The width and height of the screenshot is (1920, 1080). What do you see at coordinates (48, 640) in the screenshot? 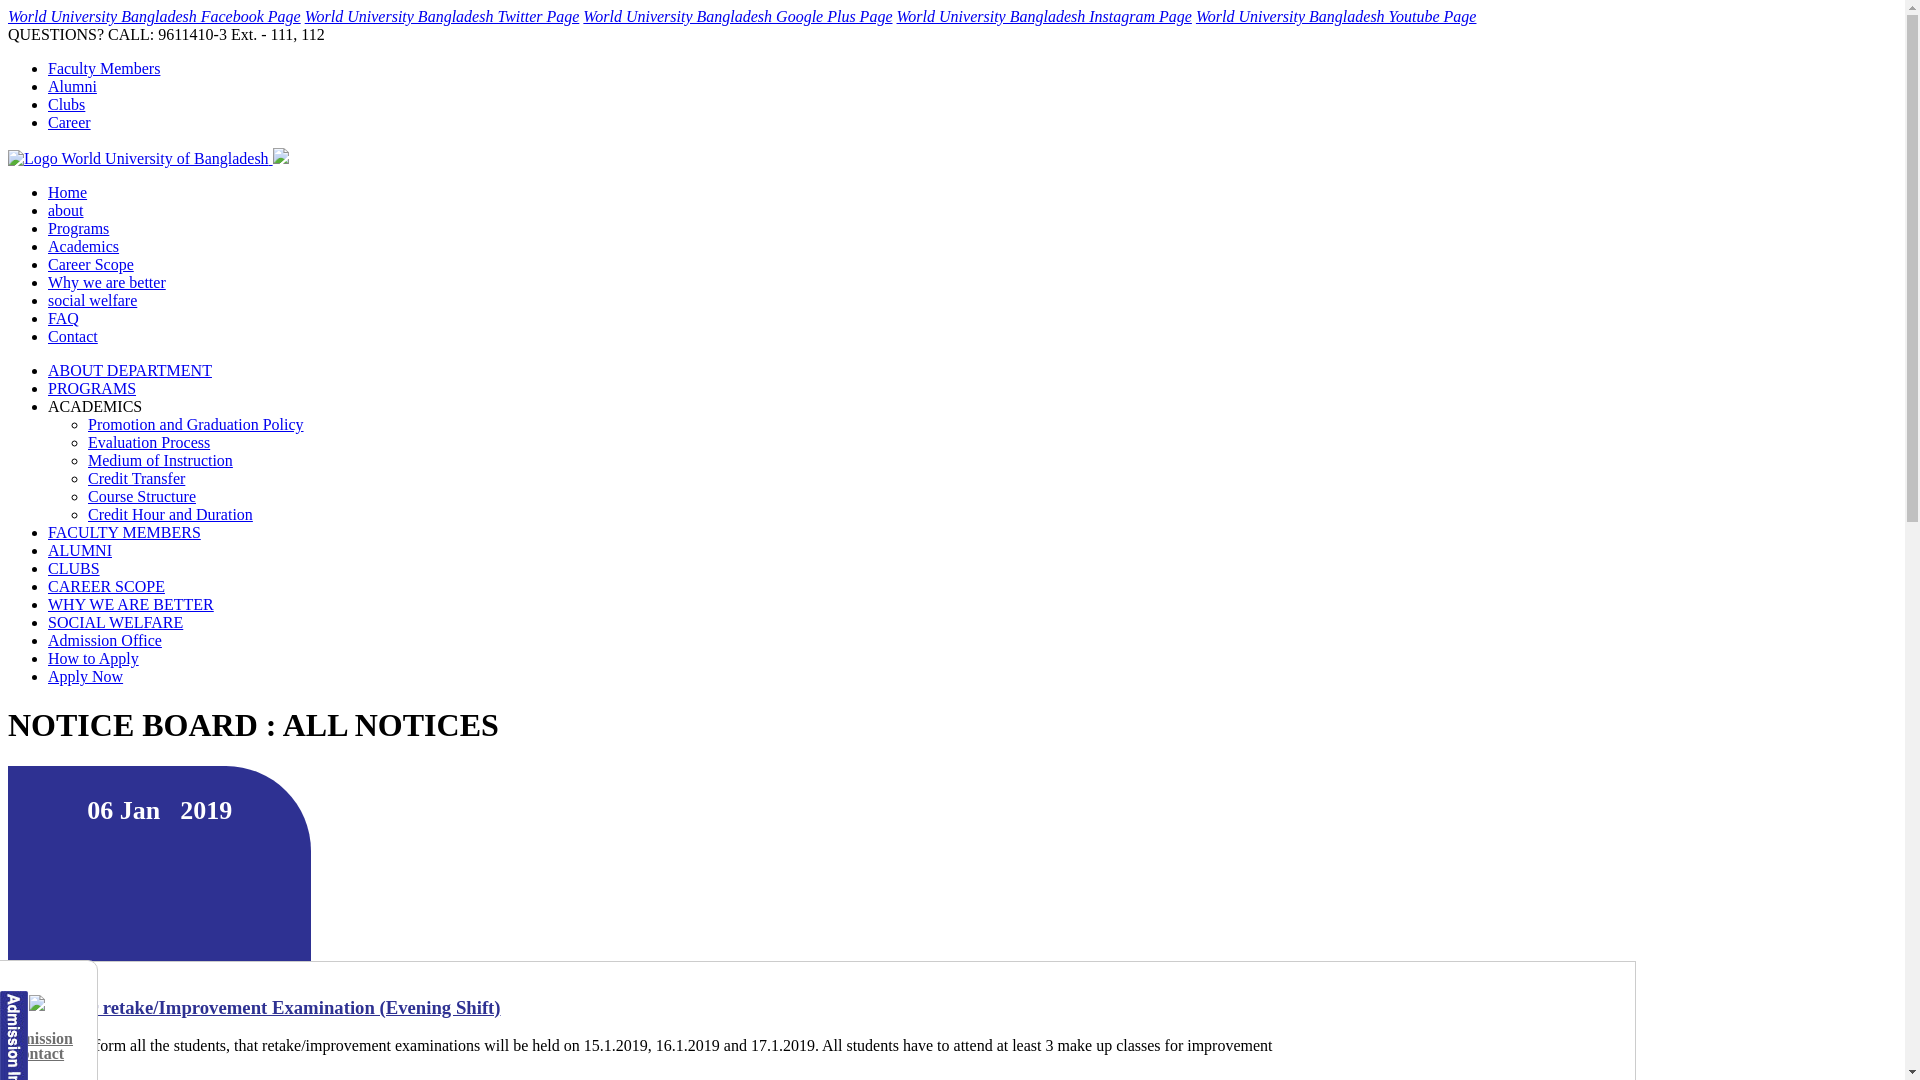
I see `'Admission Office'` at bounding box center [48, 640].